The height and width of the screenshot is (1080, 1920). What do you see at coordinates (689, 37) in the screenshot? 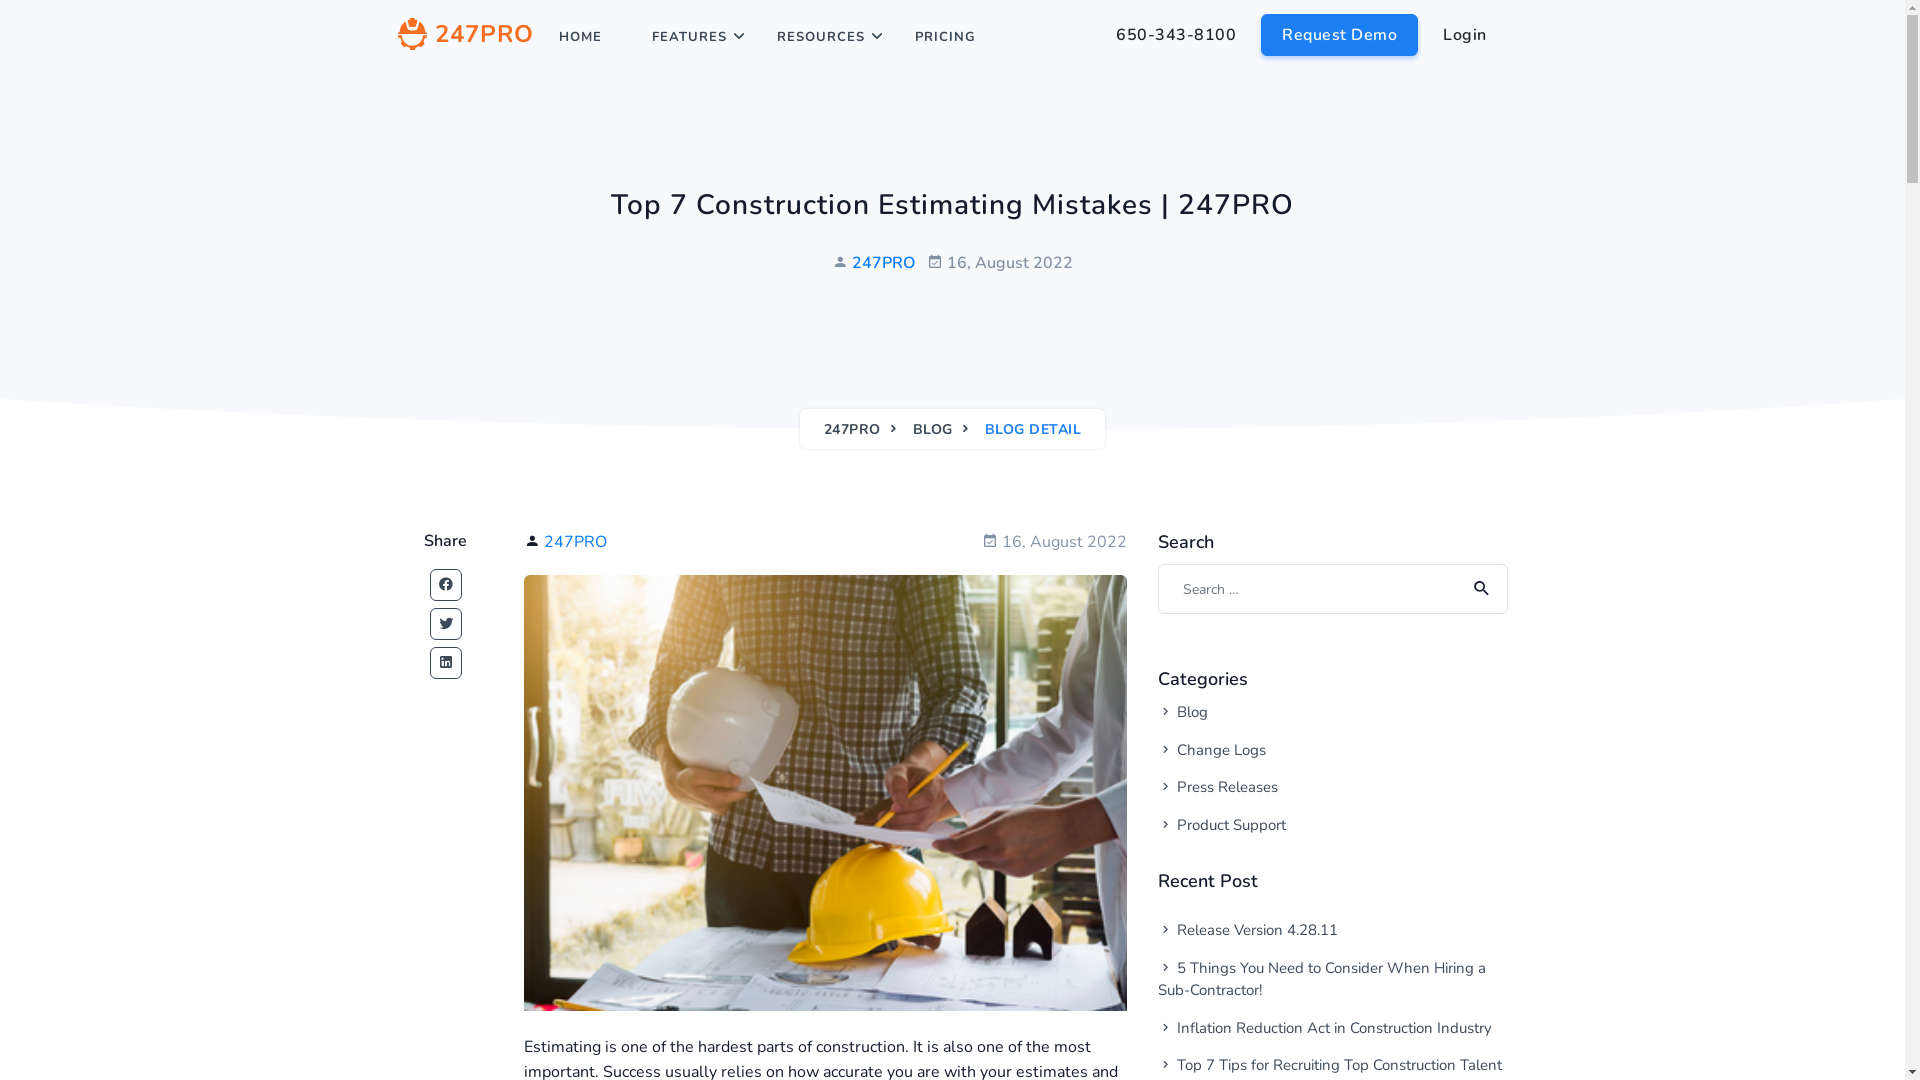
I see `'FEATURES'` at bounding box center [689, 37].